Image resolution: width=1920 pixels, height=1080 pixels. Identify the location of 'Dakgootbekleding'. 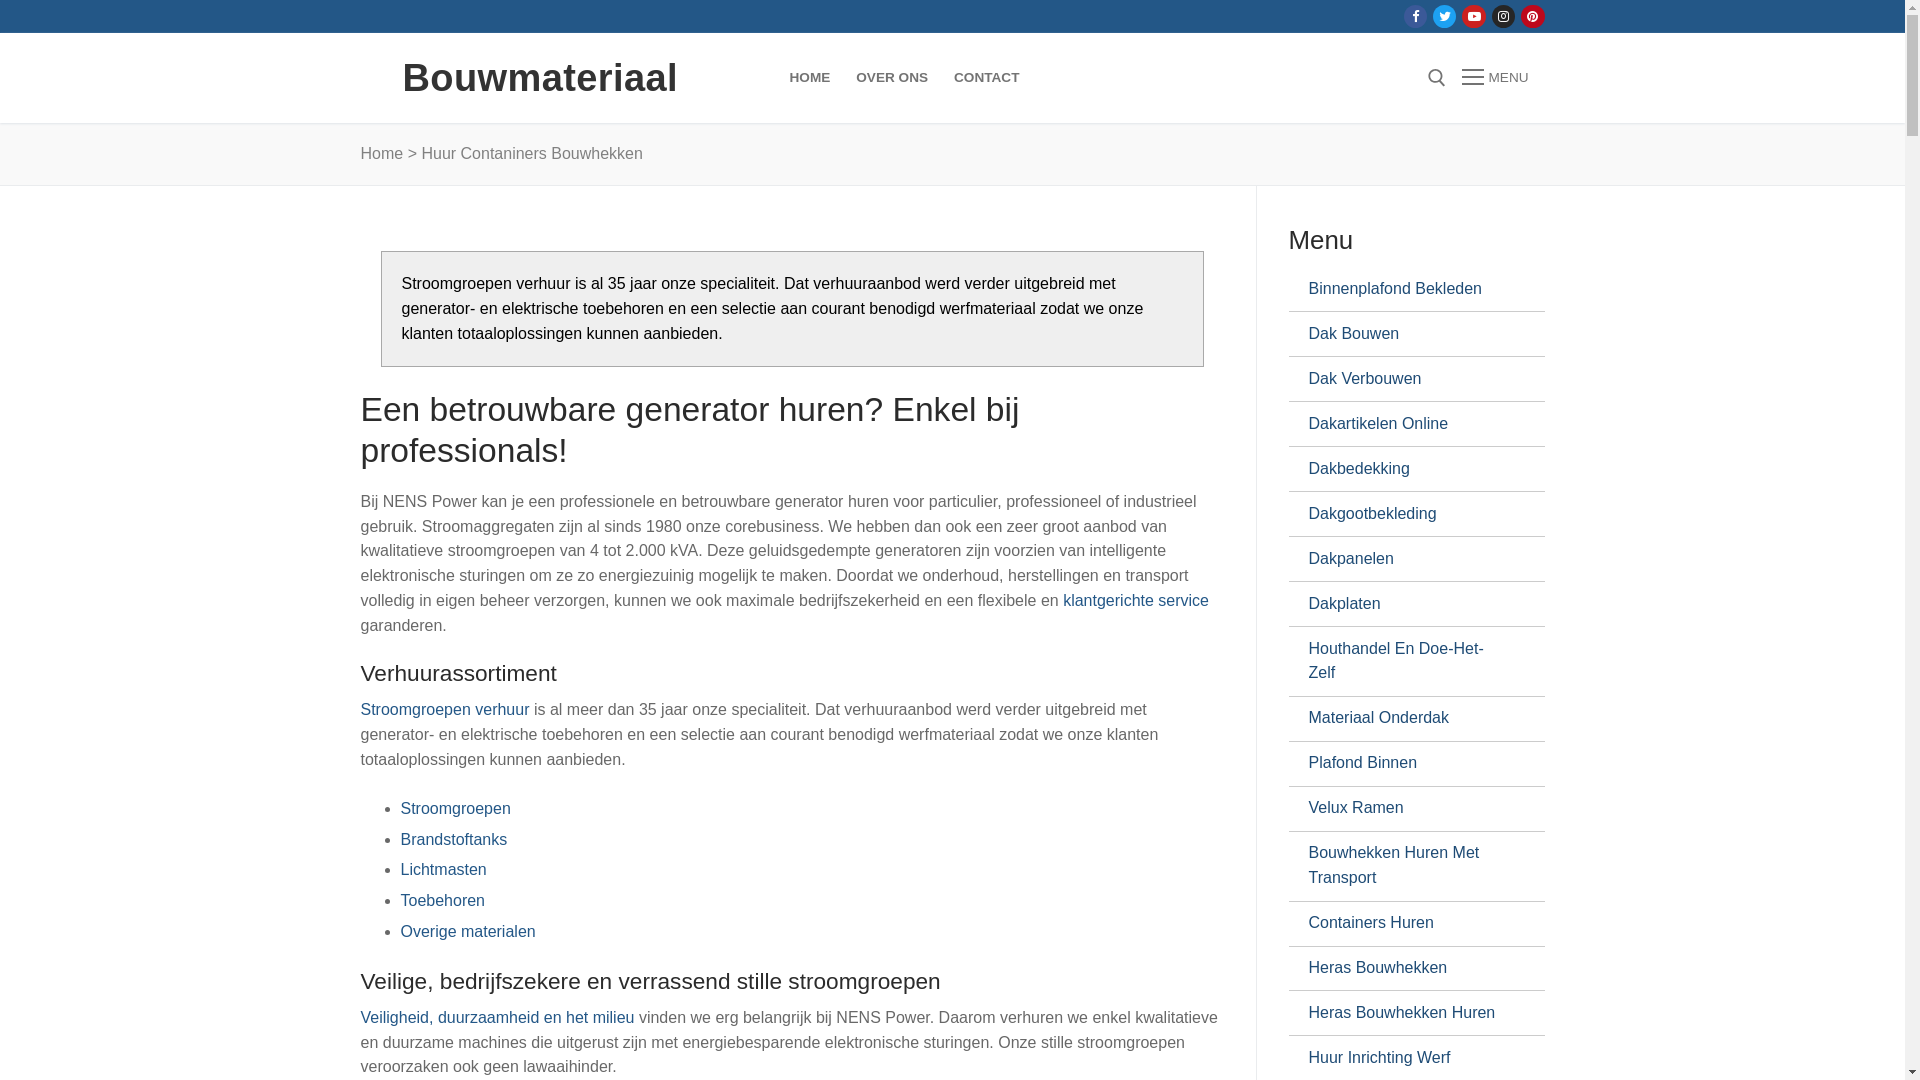
(1406, 512).